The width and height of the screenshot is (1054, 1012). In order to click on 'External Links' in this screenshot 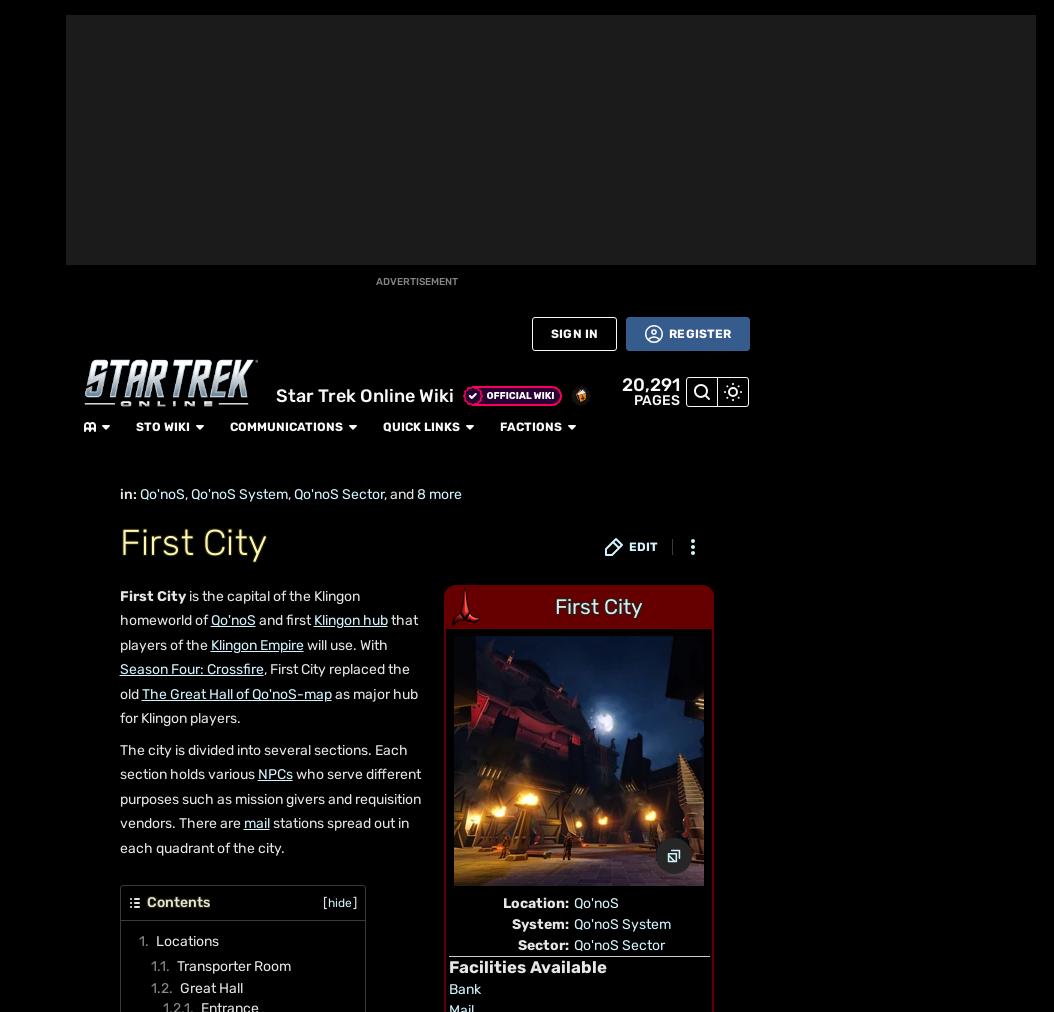, I will do `click(200, 915)`.